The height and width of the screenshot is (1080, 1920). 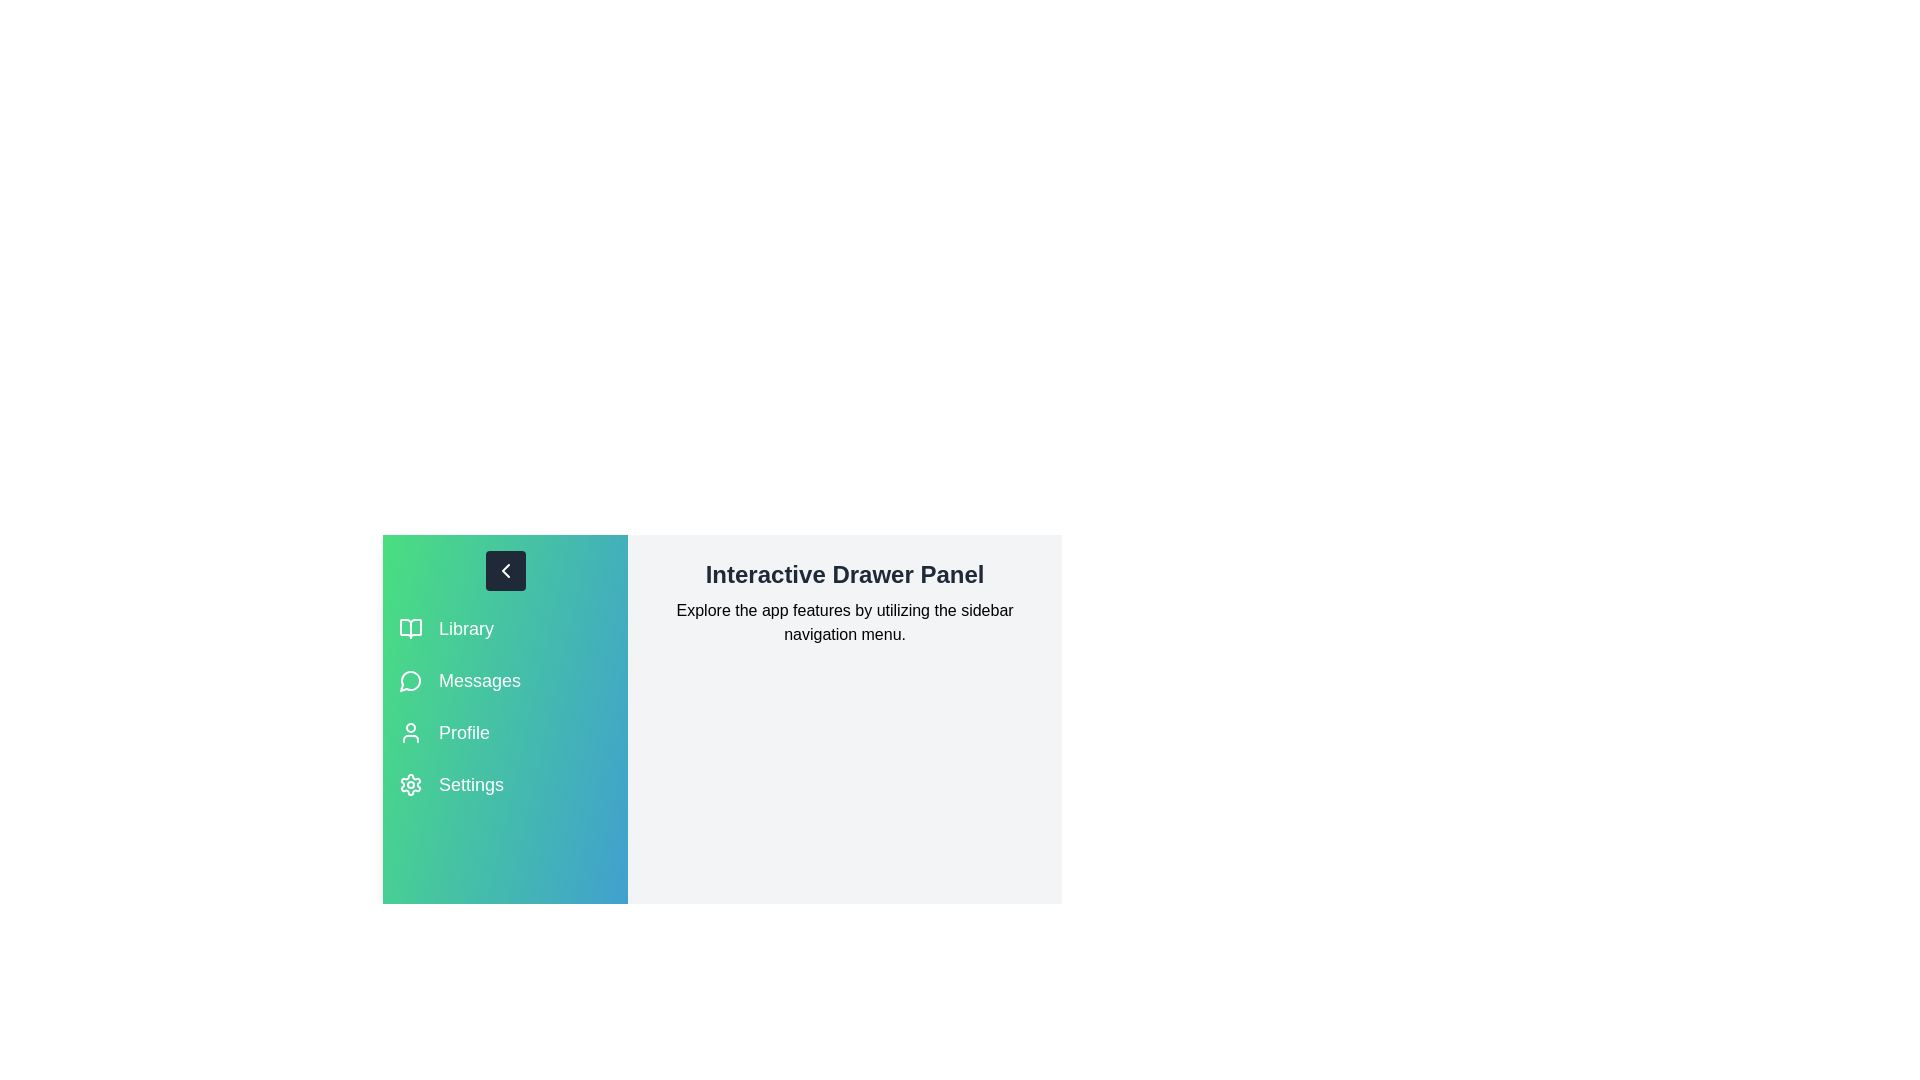 What do you see at coordinates (505, 570) in the screenshot?
I see `toggle button to change the drawer's state` at bounding box center [505, 570].